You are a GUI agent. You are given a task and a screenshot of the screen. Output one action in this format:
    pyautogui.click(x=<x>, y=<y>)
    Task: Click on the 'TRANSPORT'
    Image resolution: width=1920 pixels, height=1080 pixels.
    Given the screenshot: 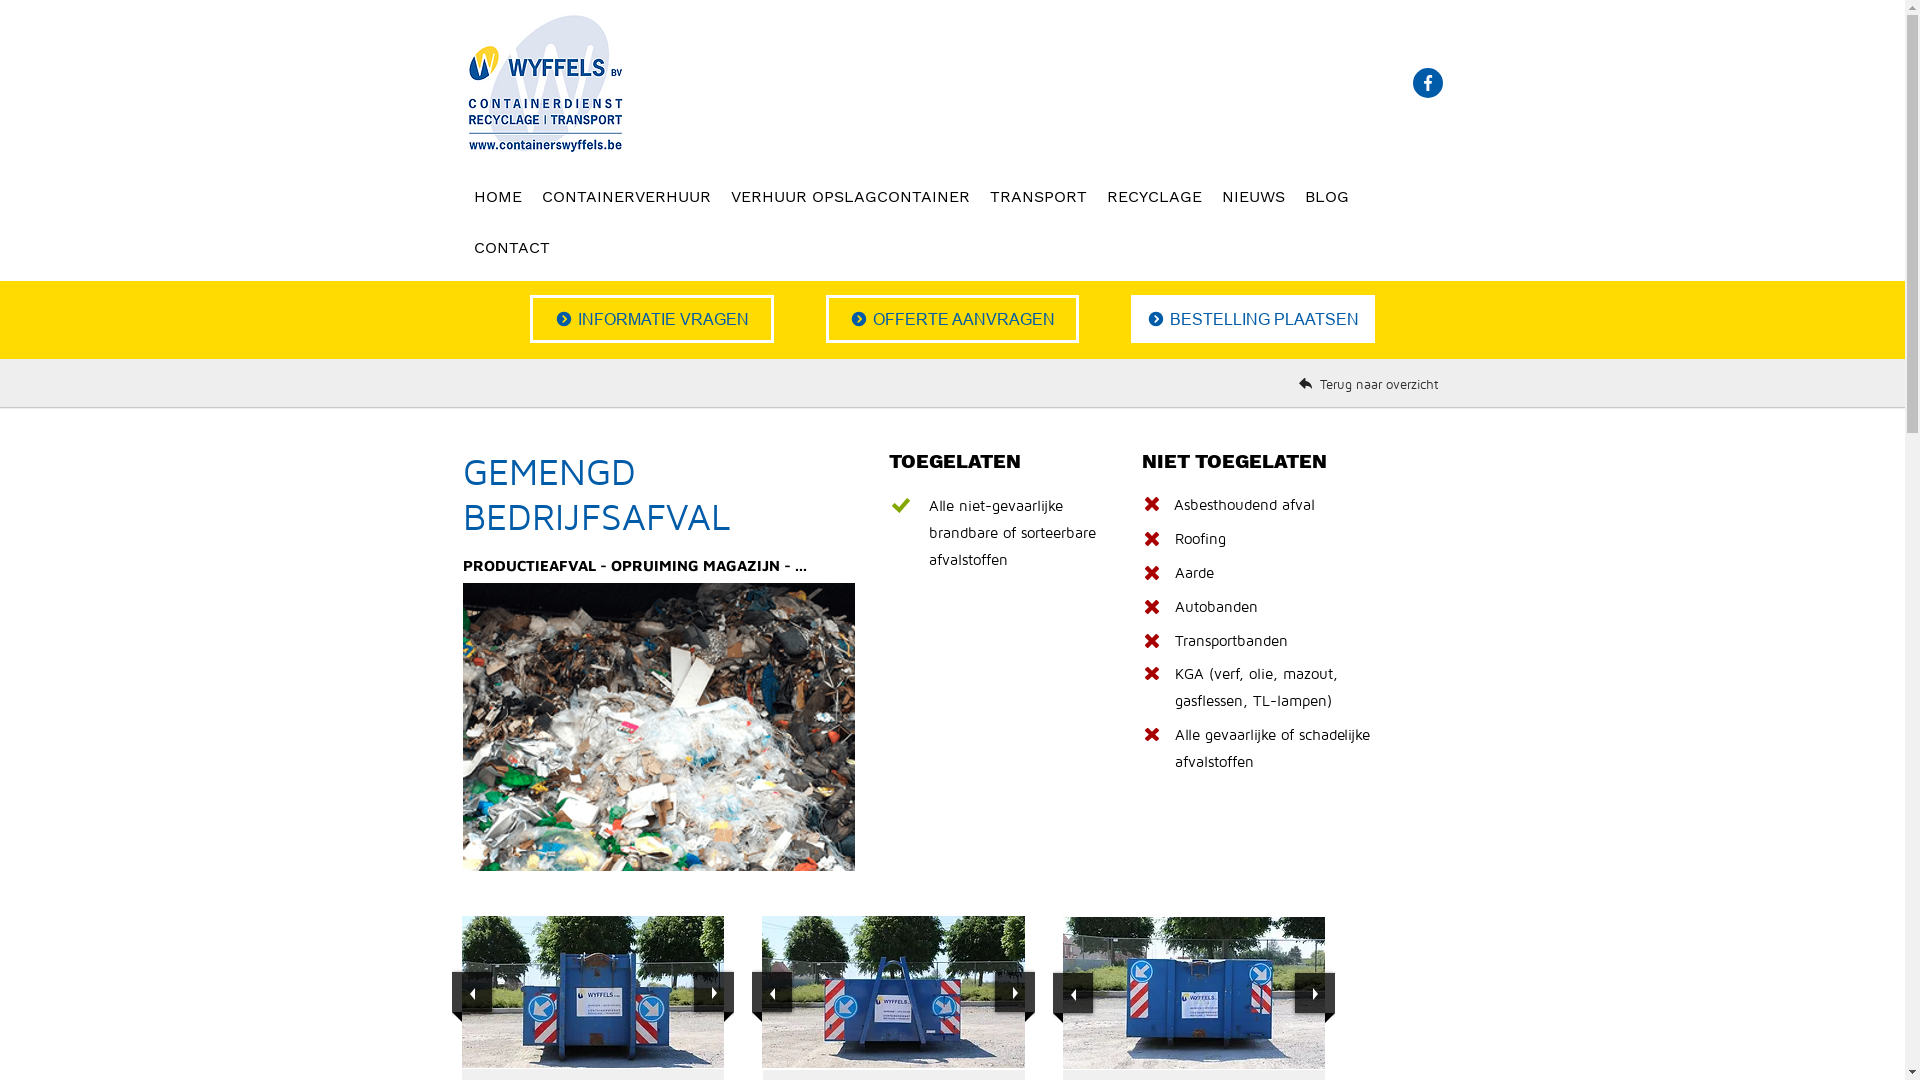 What is the action you would take?
    pyautogui.click(x=1038, y=197)
    